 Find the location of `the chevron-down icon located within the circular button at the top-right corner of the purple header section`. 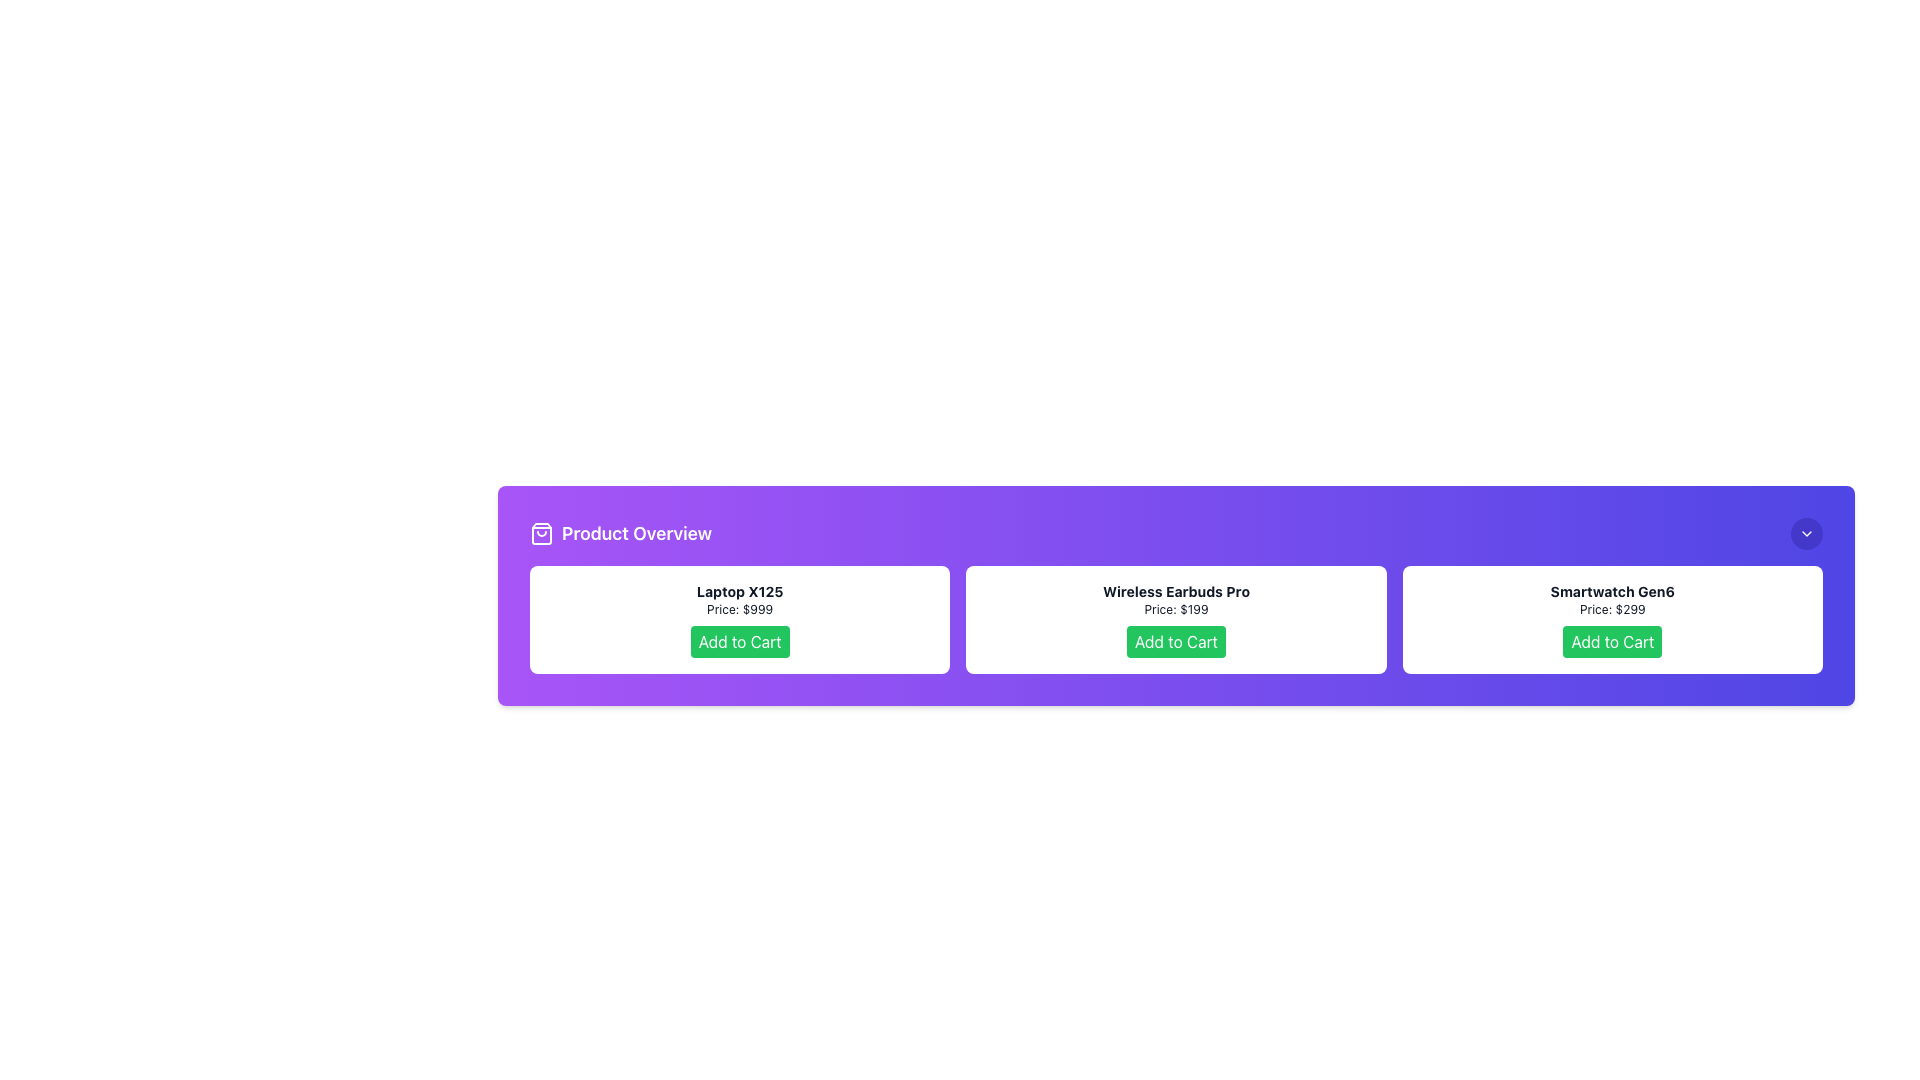

the chevron-down icon located within the circular button at the top-right corner of the purple header section is located at coordinates (1806, 532).